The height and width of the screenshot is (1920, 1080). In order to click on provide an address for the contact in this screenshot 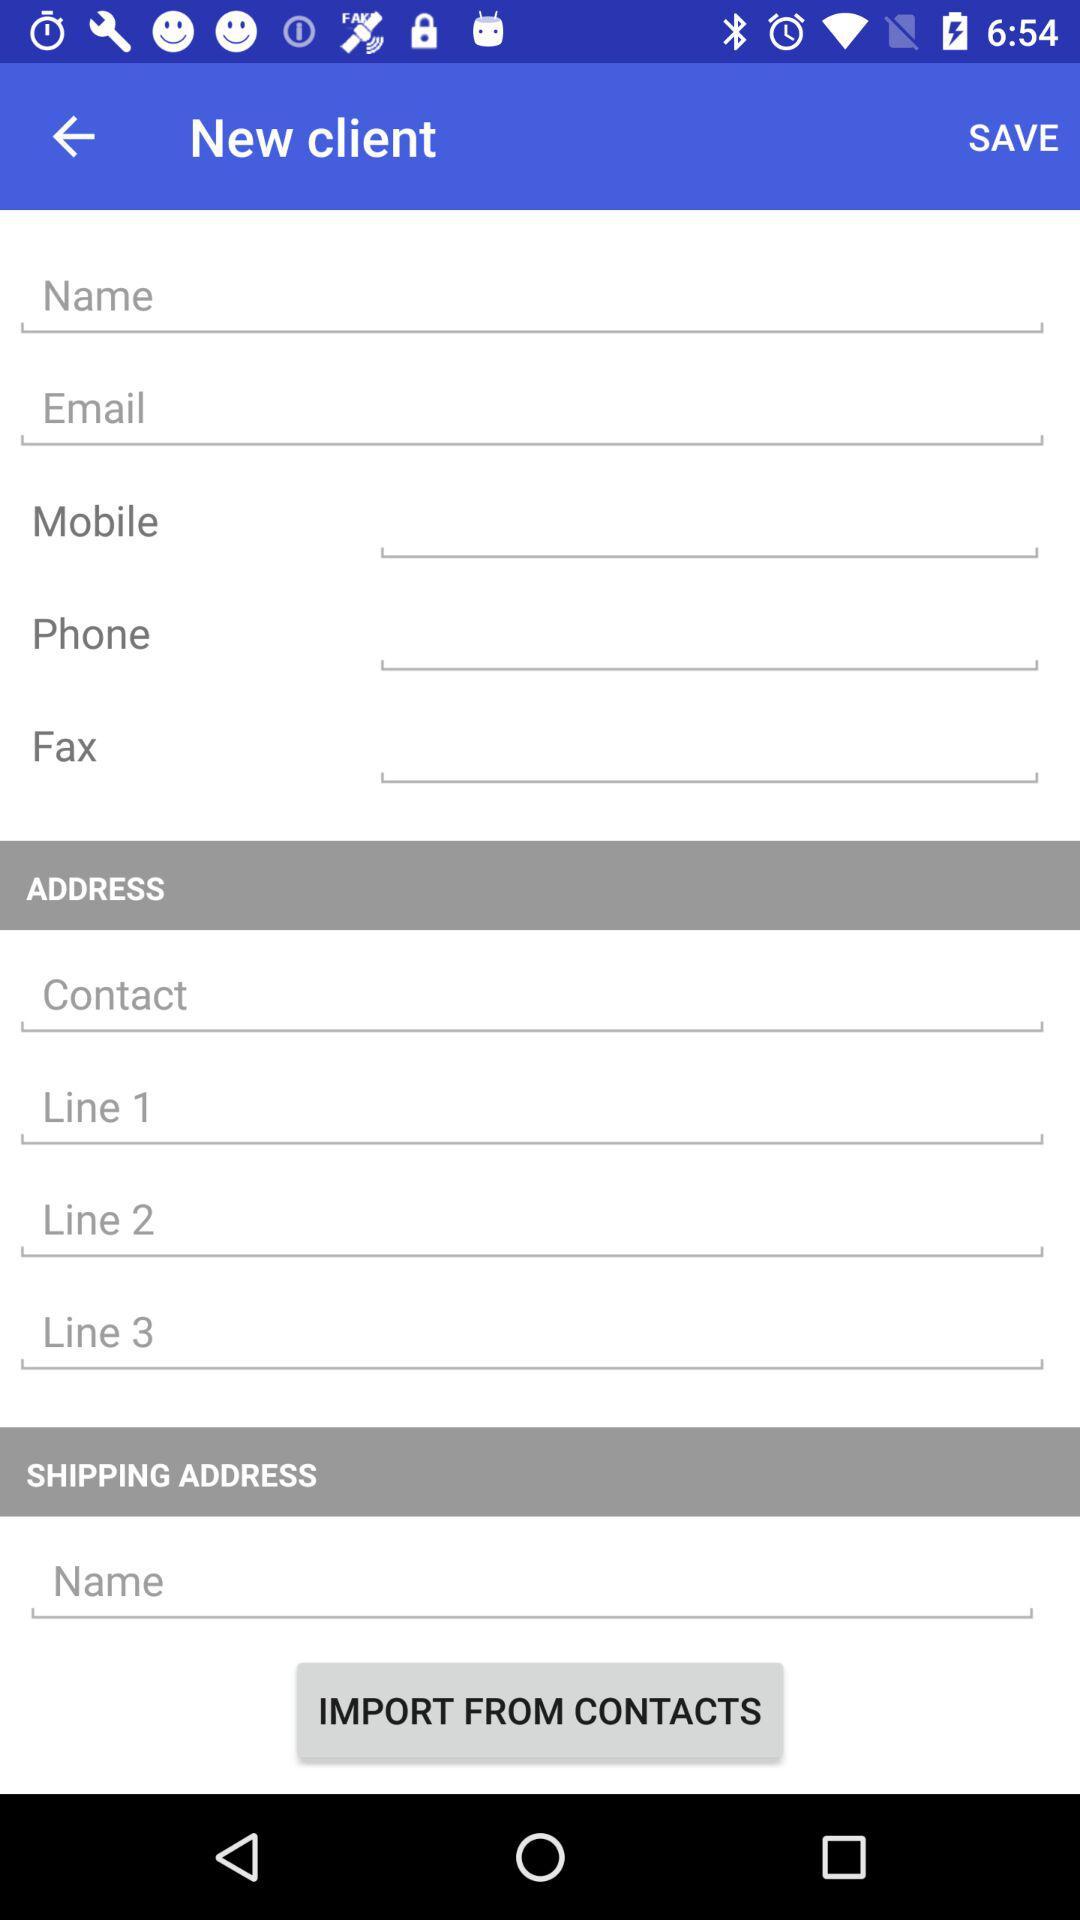, I will do `click(531, 994)`.